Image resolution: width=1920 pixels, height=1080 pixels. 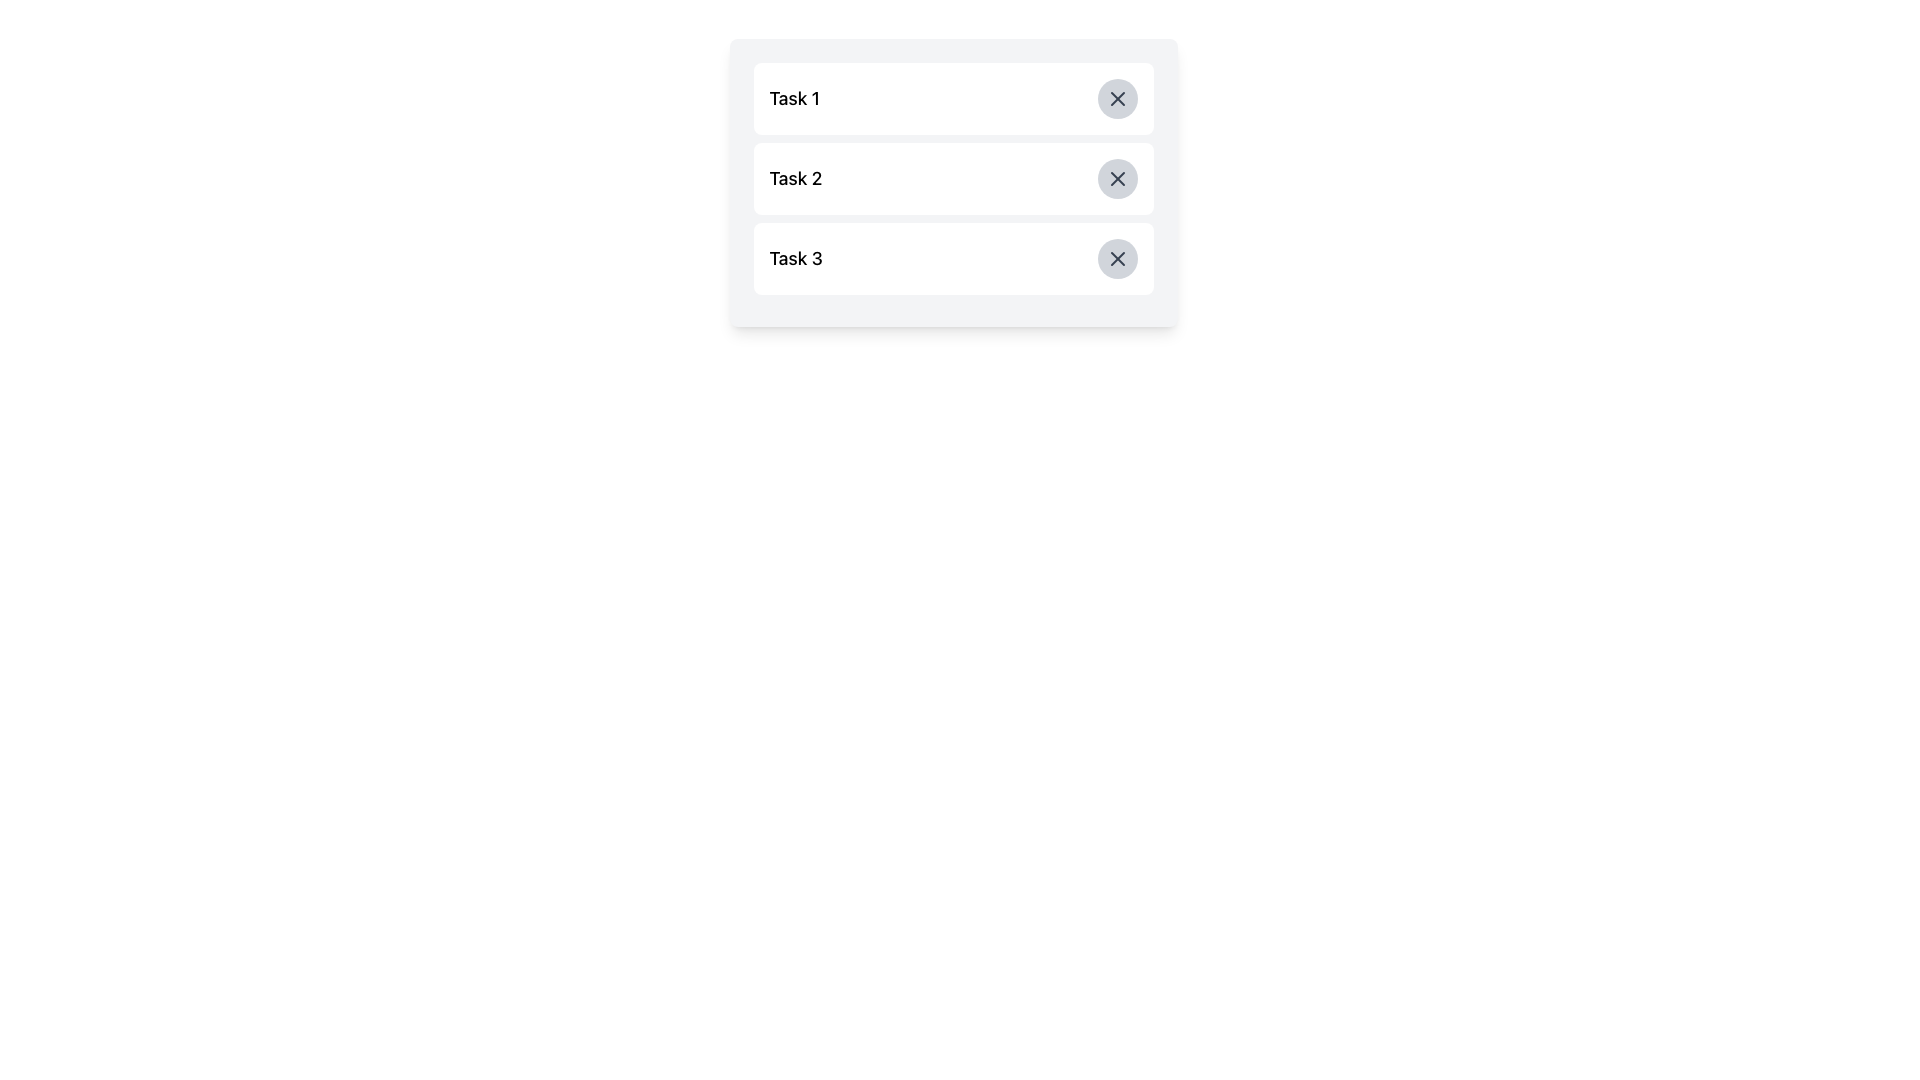 What do you see at coordinates (952, 177) in the screenshot?
I see `the List Item Block containing 'Task 2'` at bounding box center [952, 177].